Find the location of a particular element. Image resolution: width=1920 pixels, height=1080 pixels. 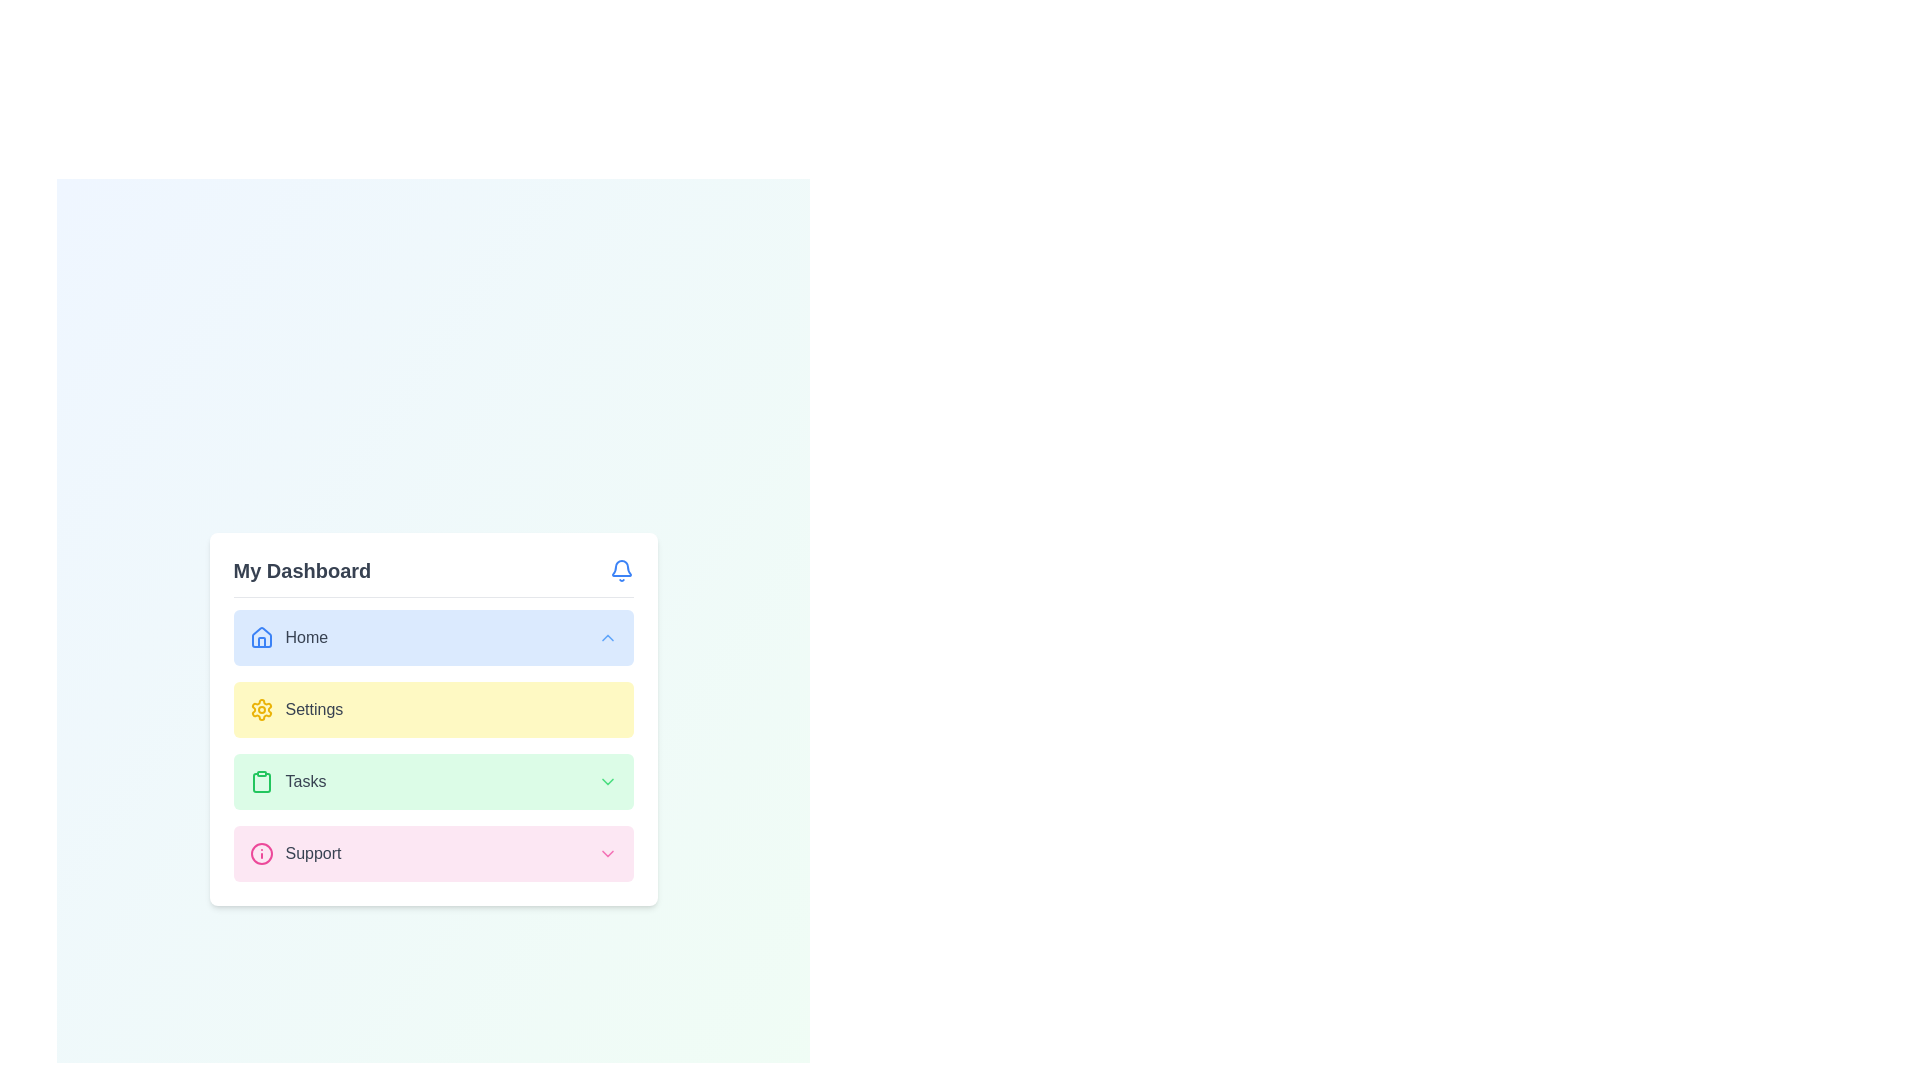

the task icon located within the 'Tasks' row is located at coordinates (260, 780).